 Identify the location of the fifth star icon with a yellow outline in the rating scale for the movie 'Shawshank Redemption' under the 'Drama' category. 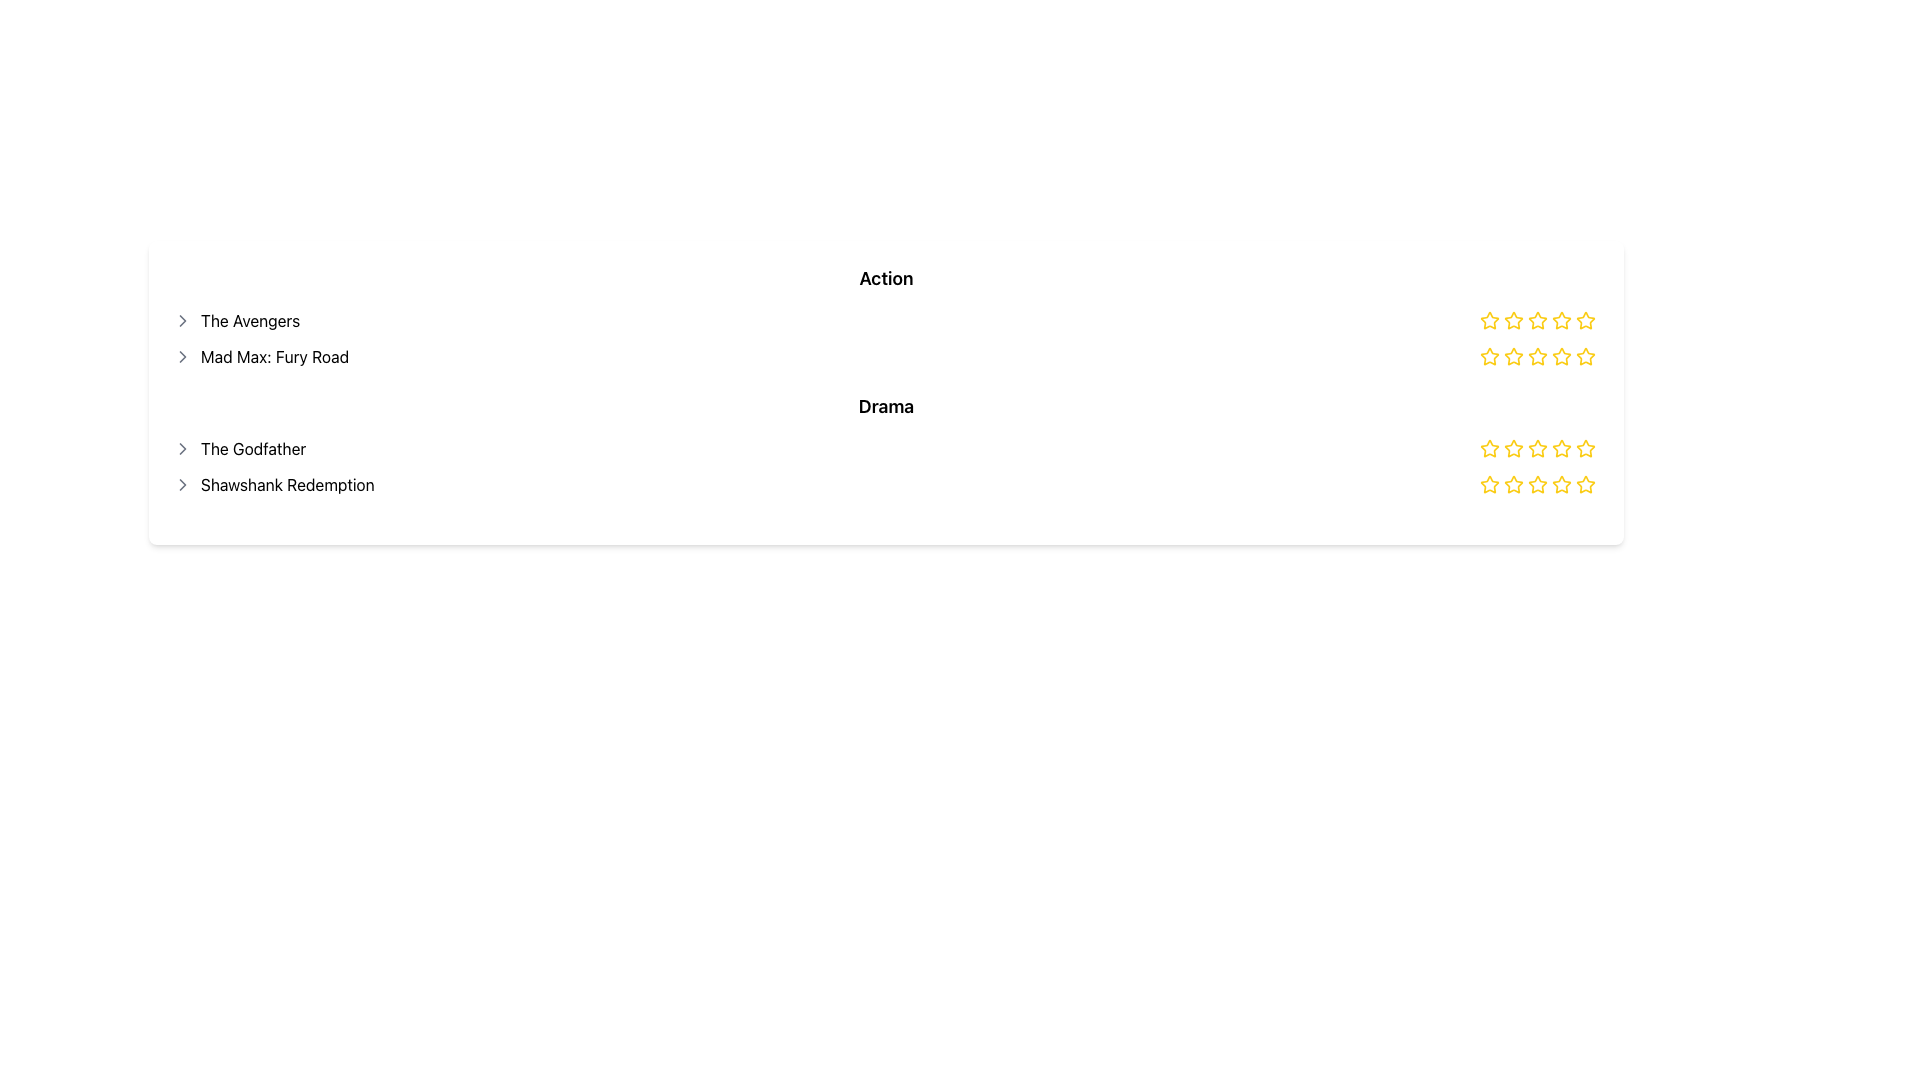
(1584, 485).